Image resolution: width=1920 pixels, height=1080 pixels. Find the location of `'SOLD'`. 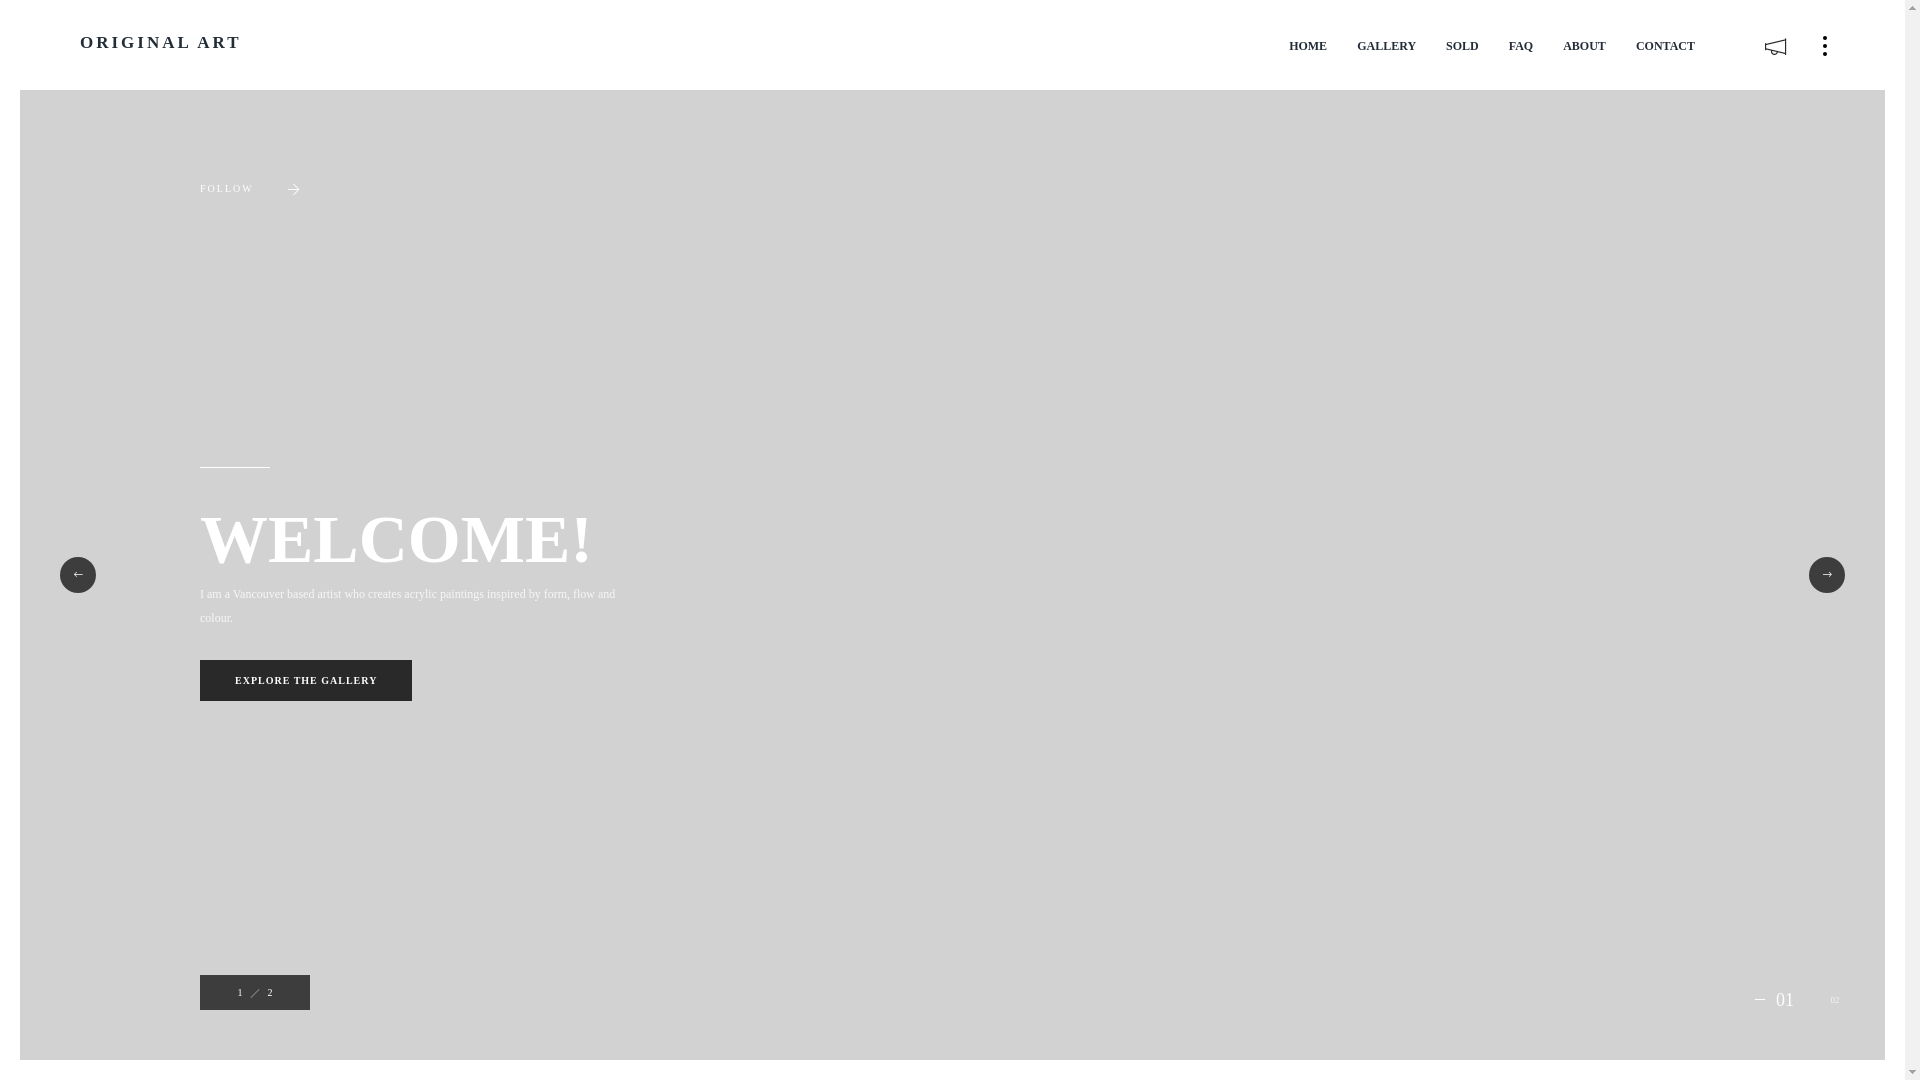

'SOLD' is located at coordinates (1462, 45).